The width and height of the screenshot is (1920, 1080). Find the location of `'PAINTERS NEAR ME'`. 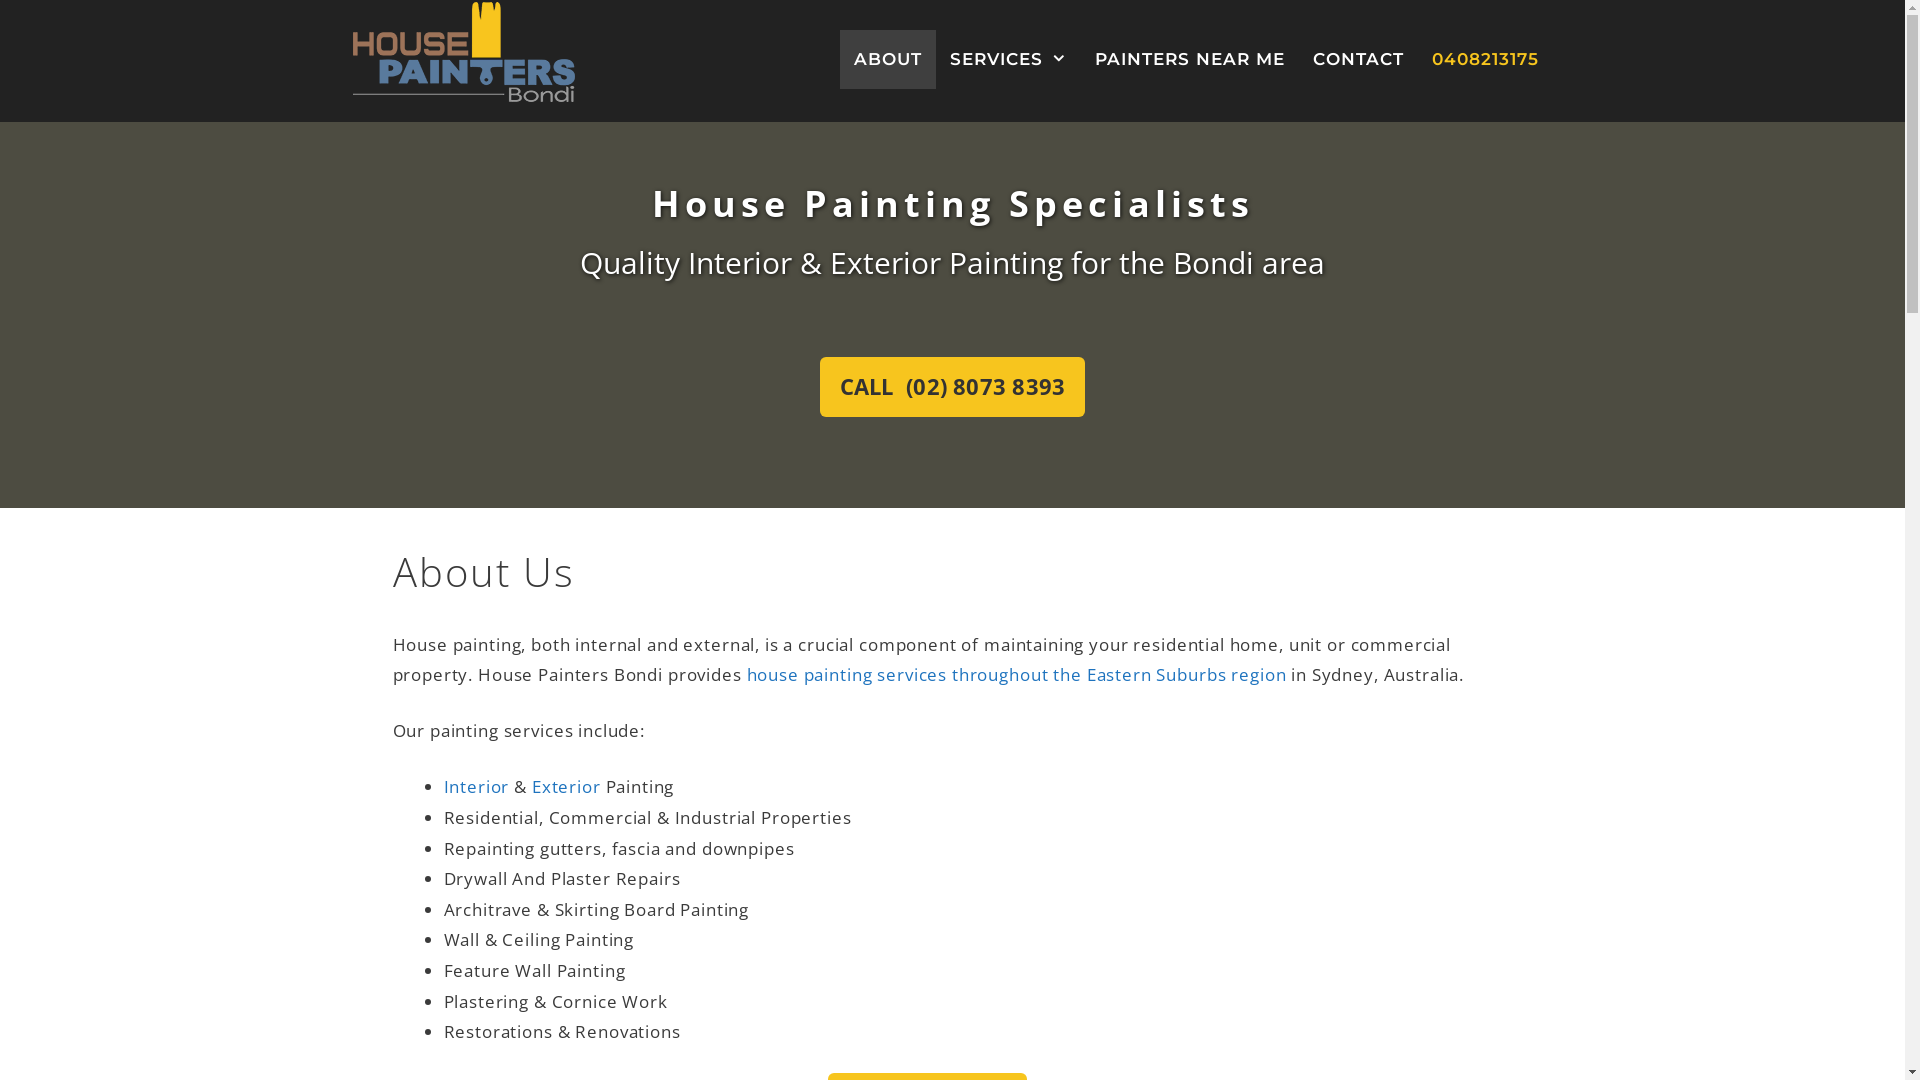

'PAINTERS NEAR ME' is located at coordinates (1189, 58).